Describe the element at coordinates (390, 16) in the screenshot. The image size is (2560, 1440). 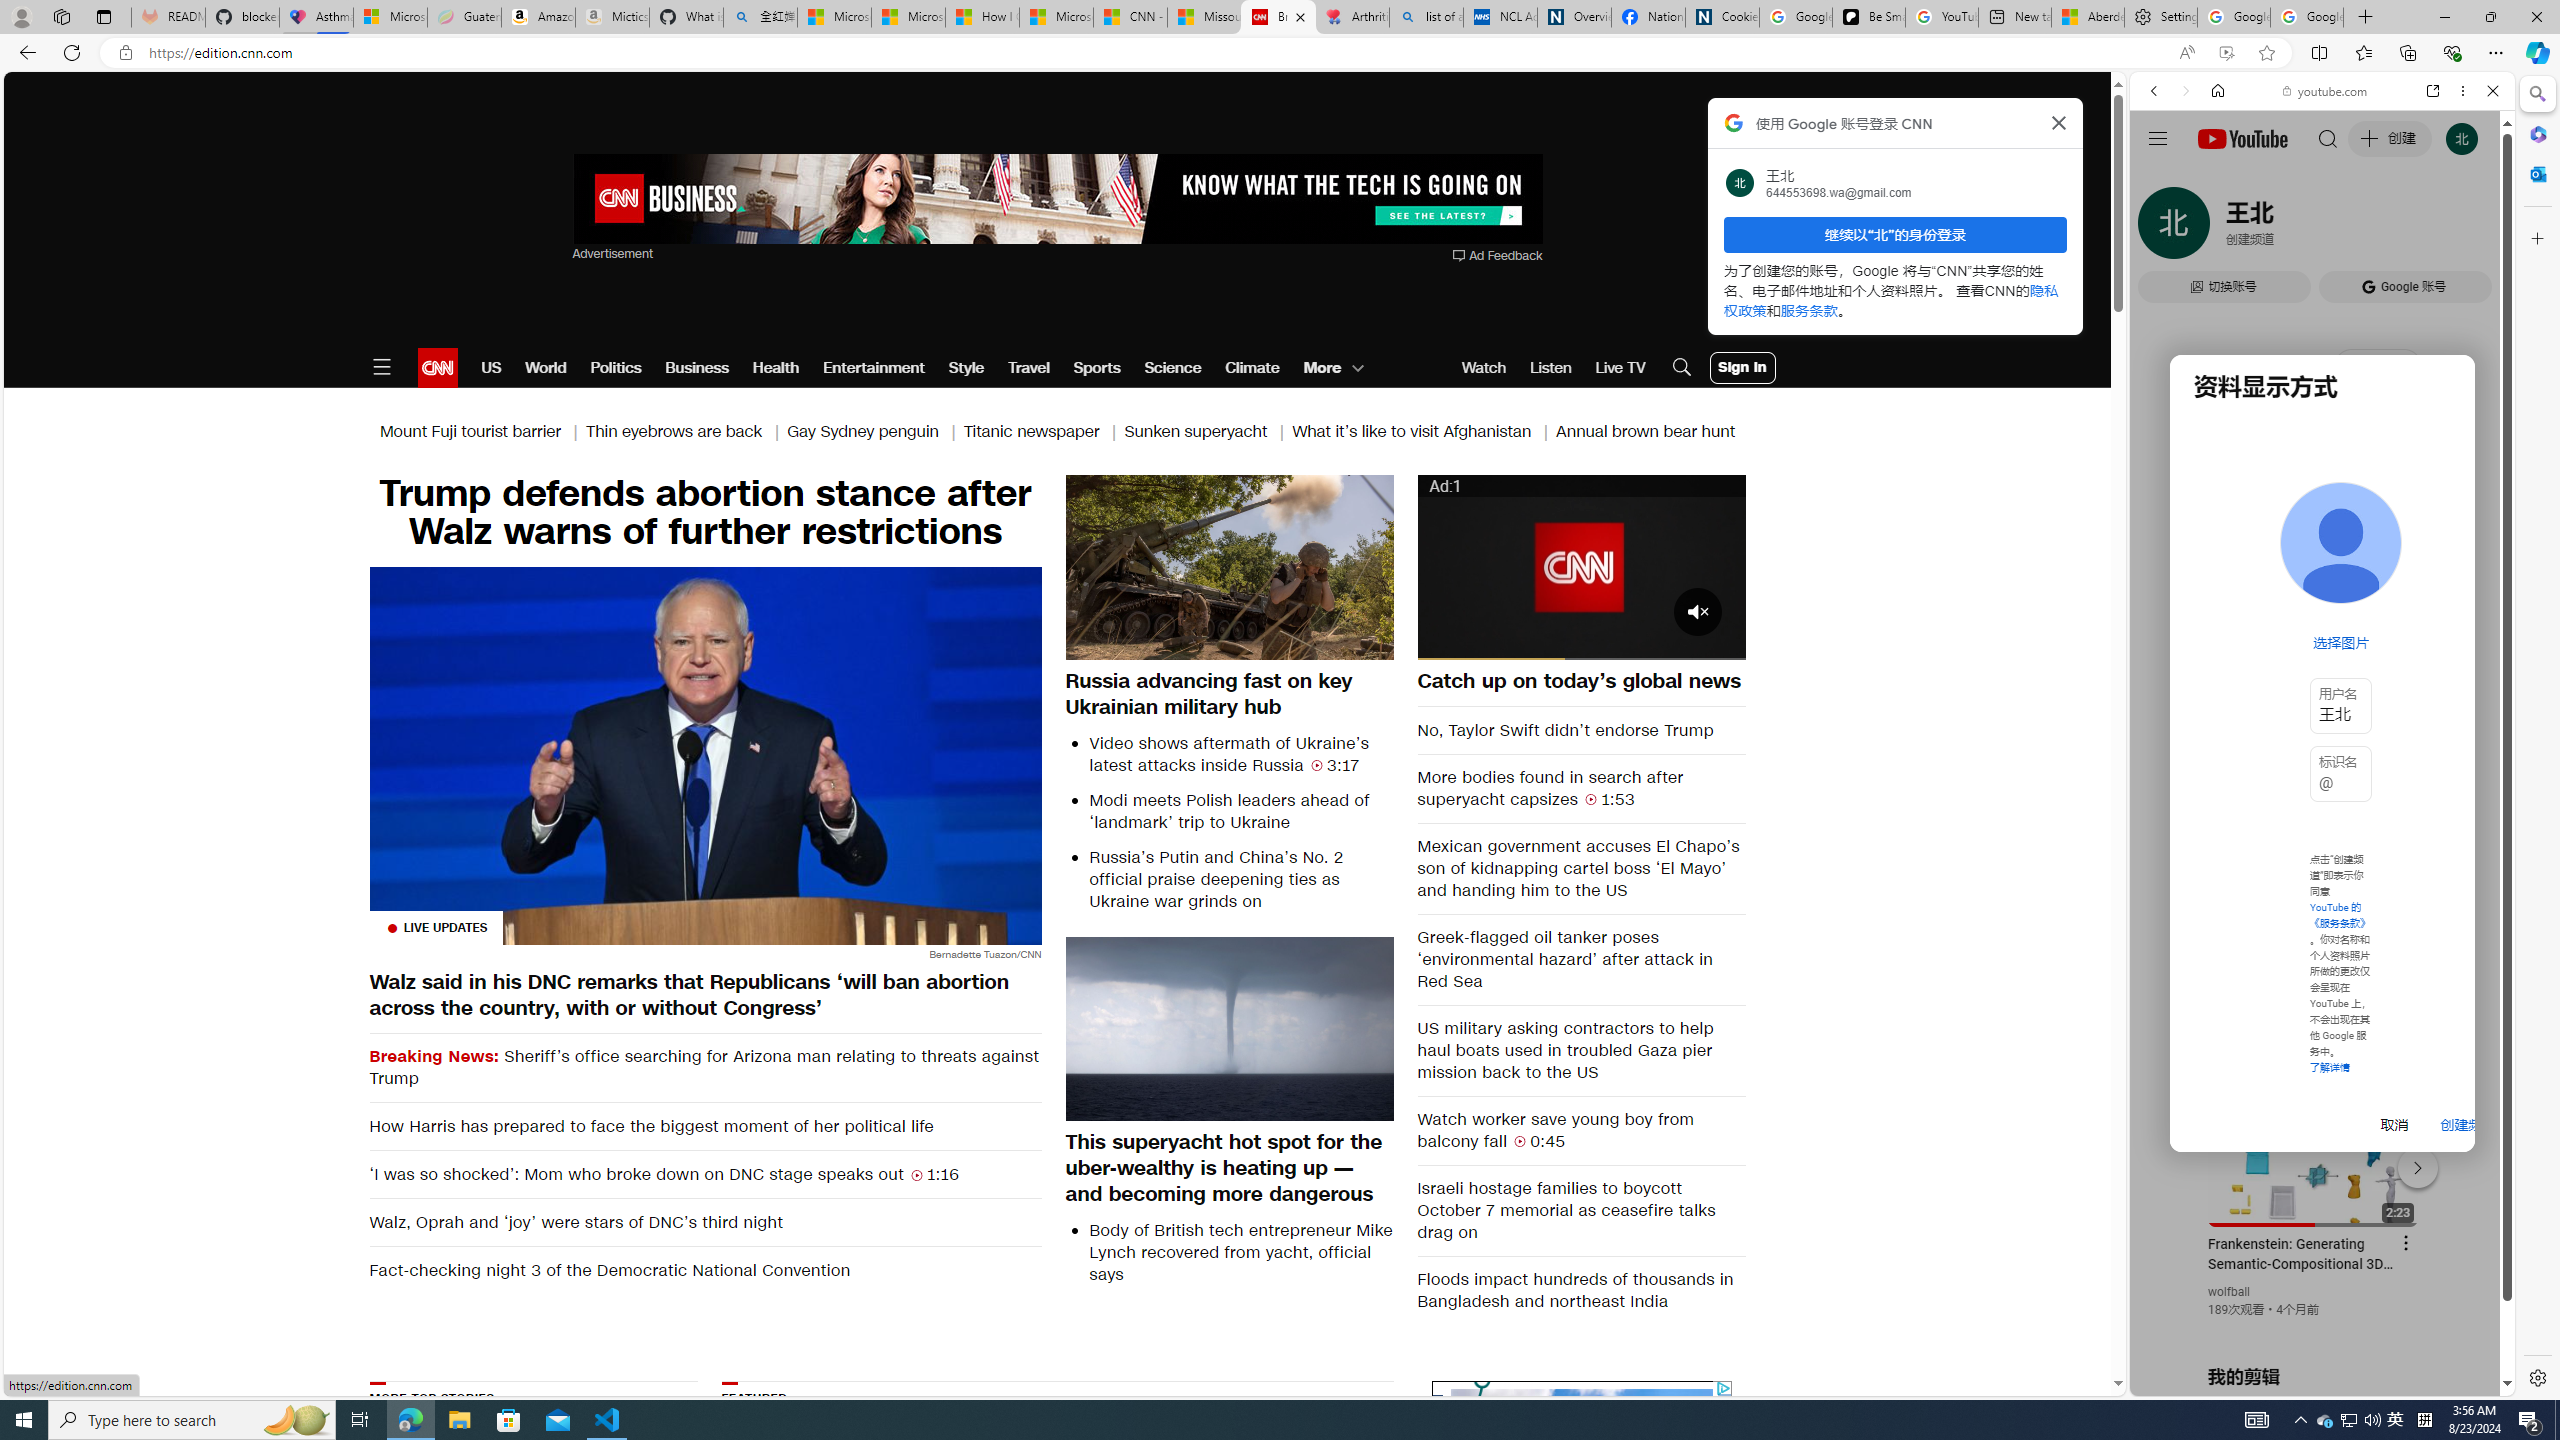
I see `'Microsoft-Report a Concern to Bing'` at that location.